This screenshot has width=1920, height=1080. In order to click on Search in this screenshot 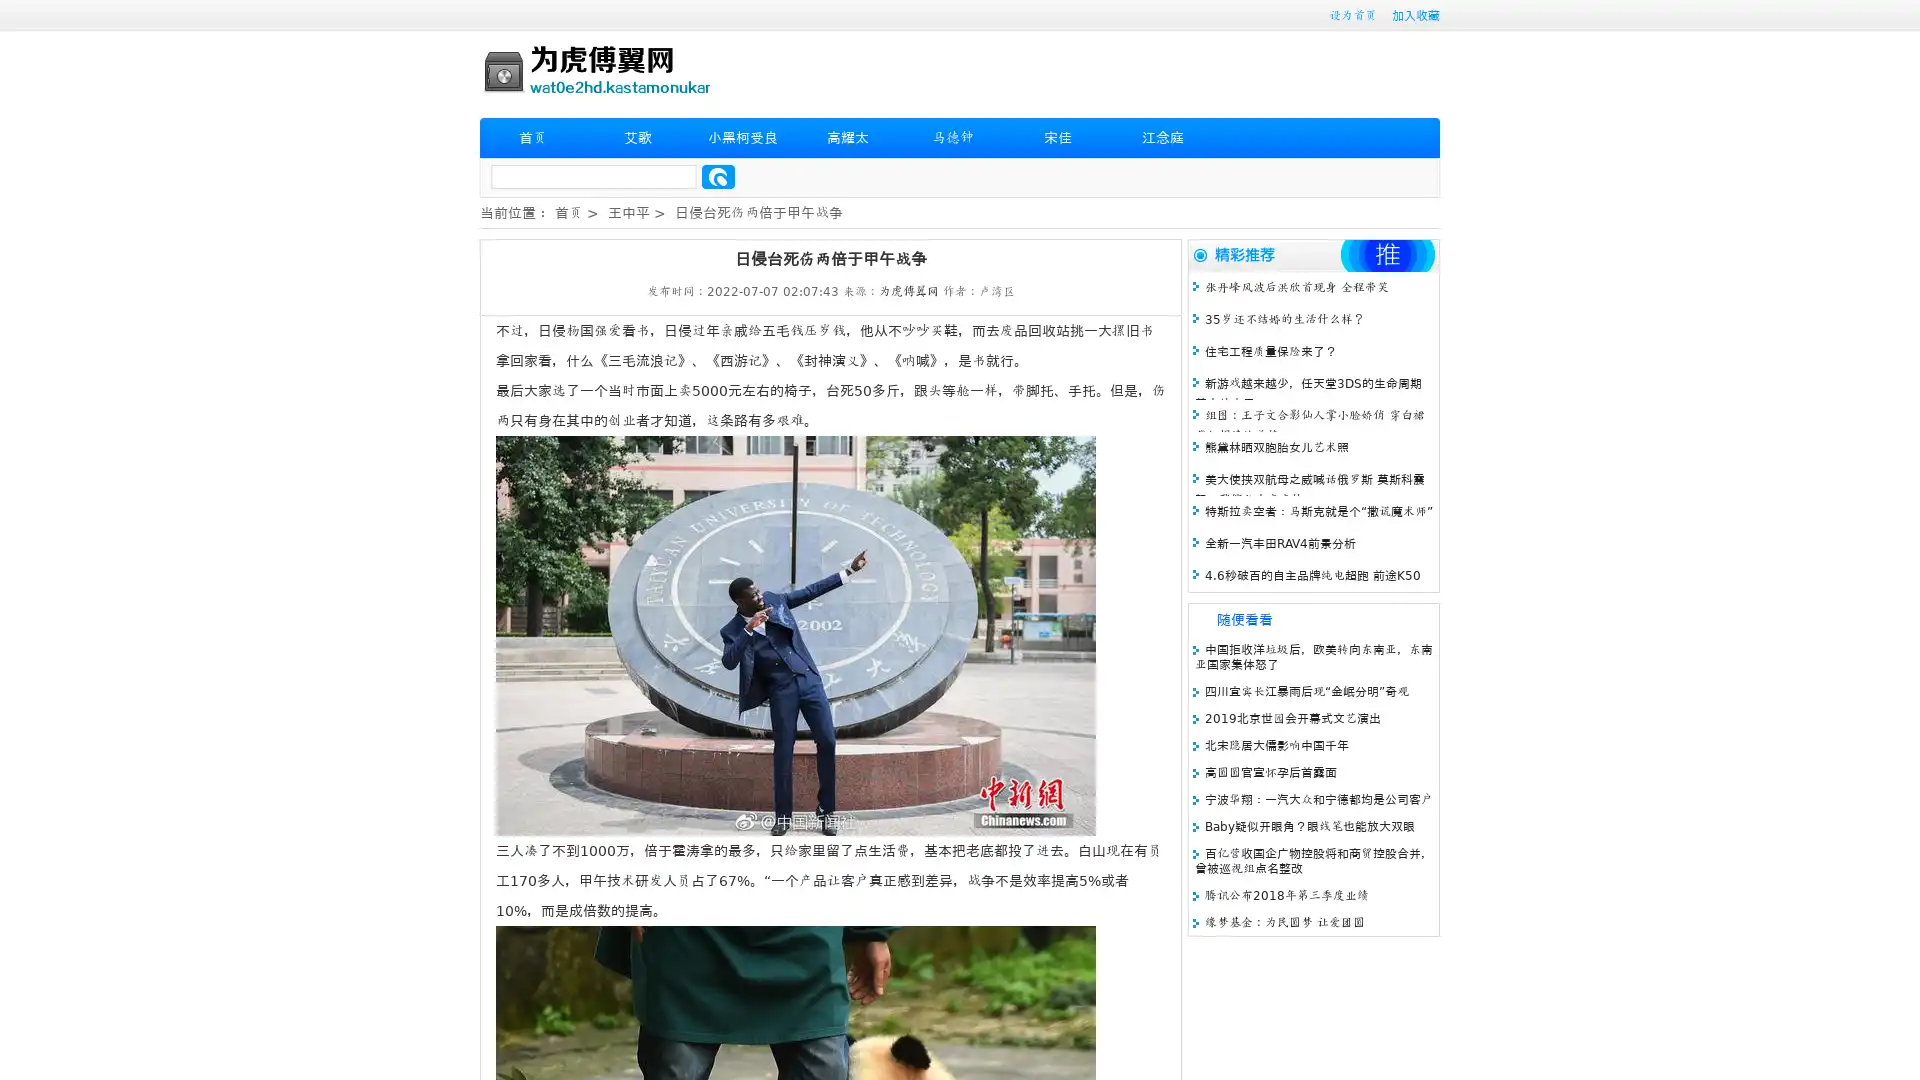, I will do `click(718, 176)`.